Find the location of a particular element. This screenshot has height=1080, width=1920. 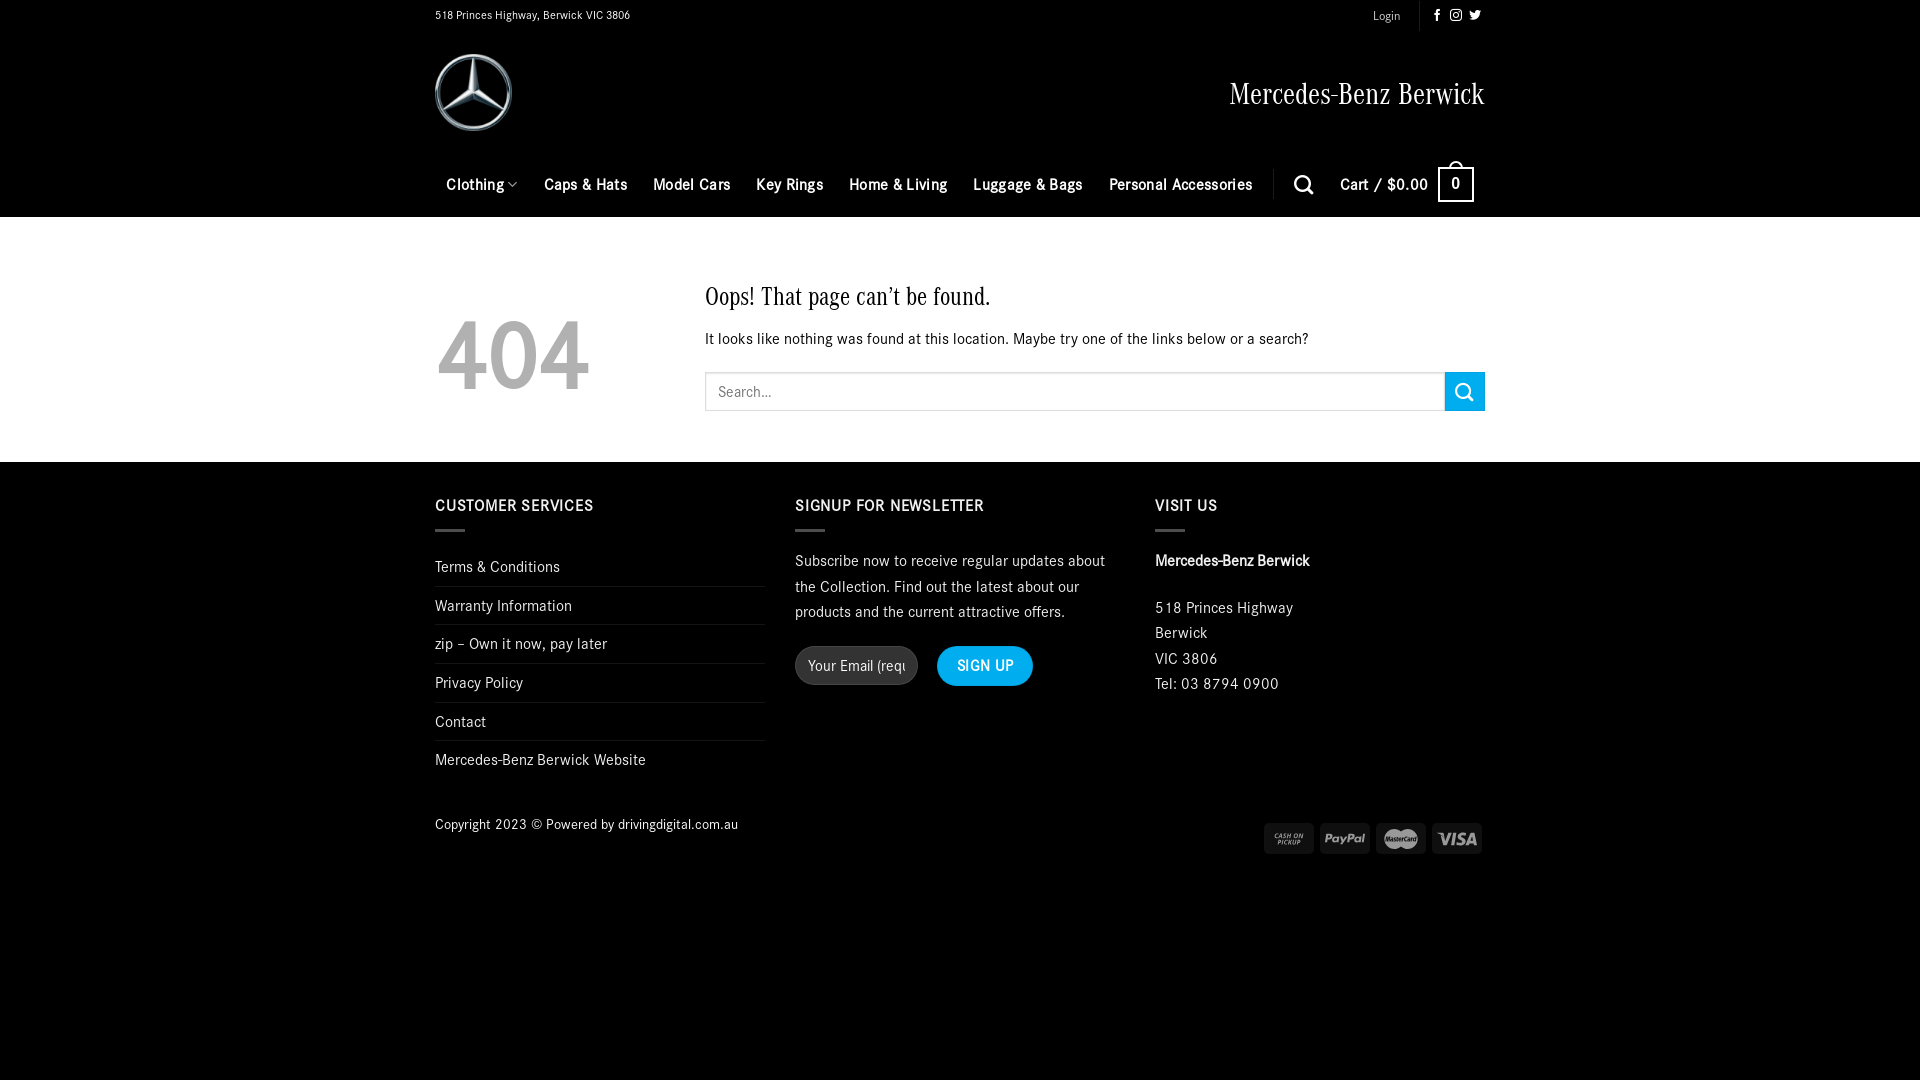

'Contact' is located at coordinates (459, 721).